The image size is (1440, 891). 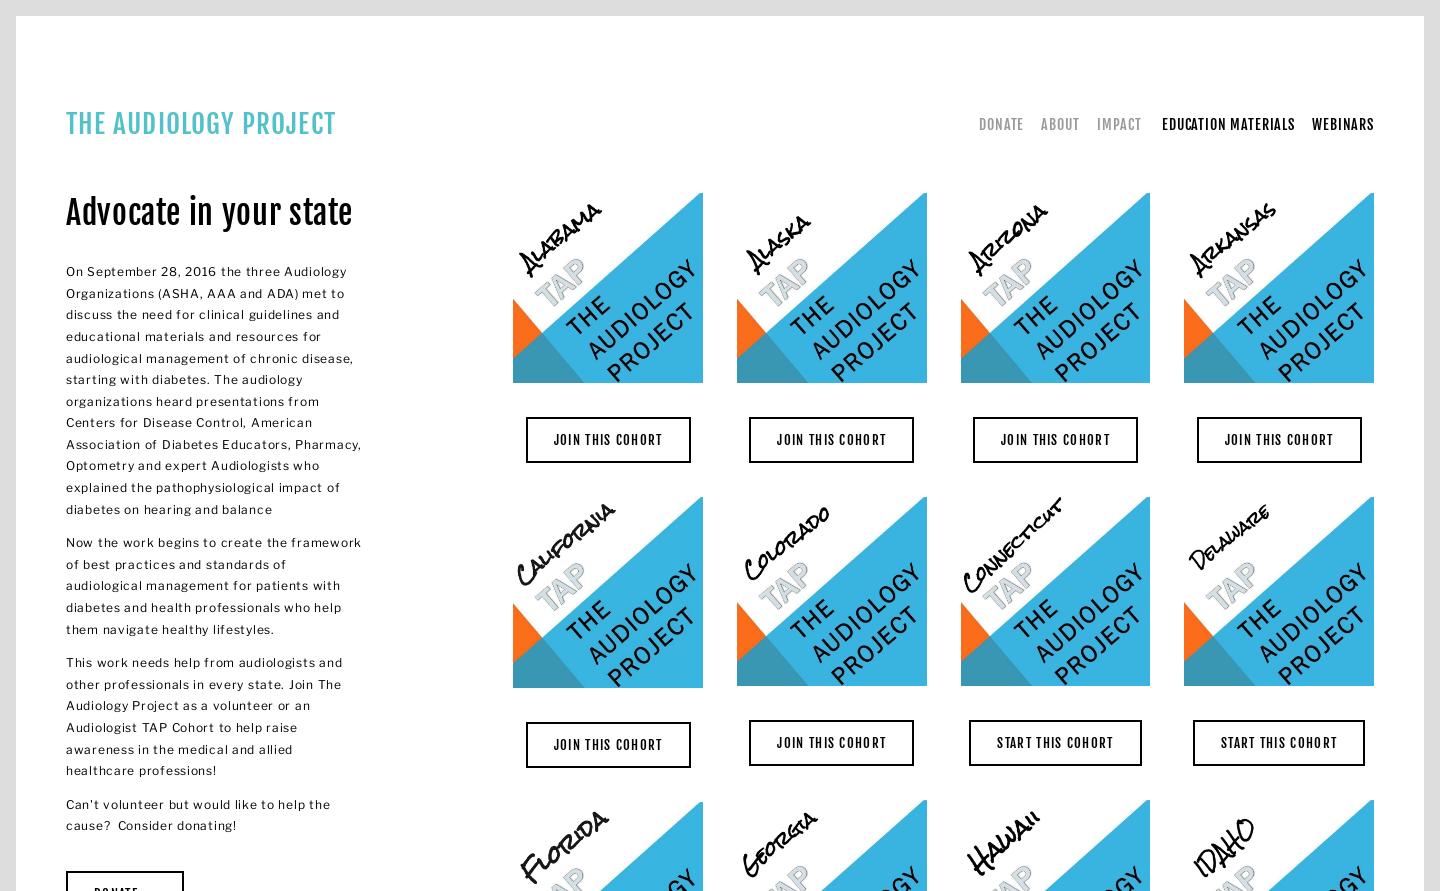 I want to click on 'On September 28, 2016 the three Audiology Organizations (ASHA, AAA and ADA) met to discuss the need for clinical guidelines and educational materials and resources for audiological management of chronic disease, starting with diabetes. The audiology organizations heard presentations from Centers for Disease Control, American Association of Diabetes Educators, Pharmacy, Optometry and expert Audiologists who explained the pathophysiological impact of diabetes on hearing and balance', so click(x=215, y=389).